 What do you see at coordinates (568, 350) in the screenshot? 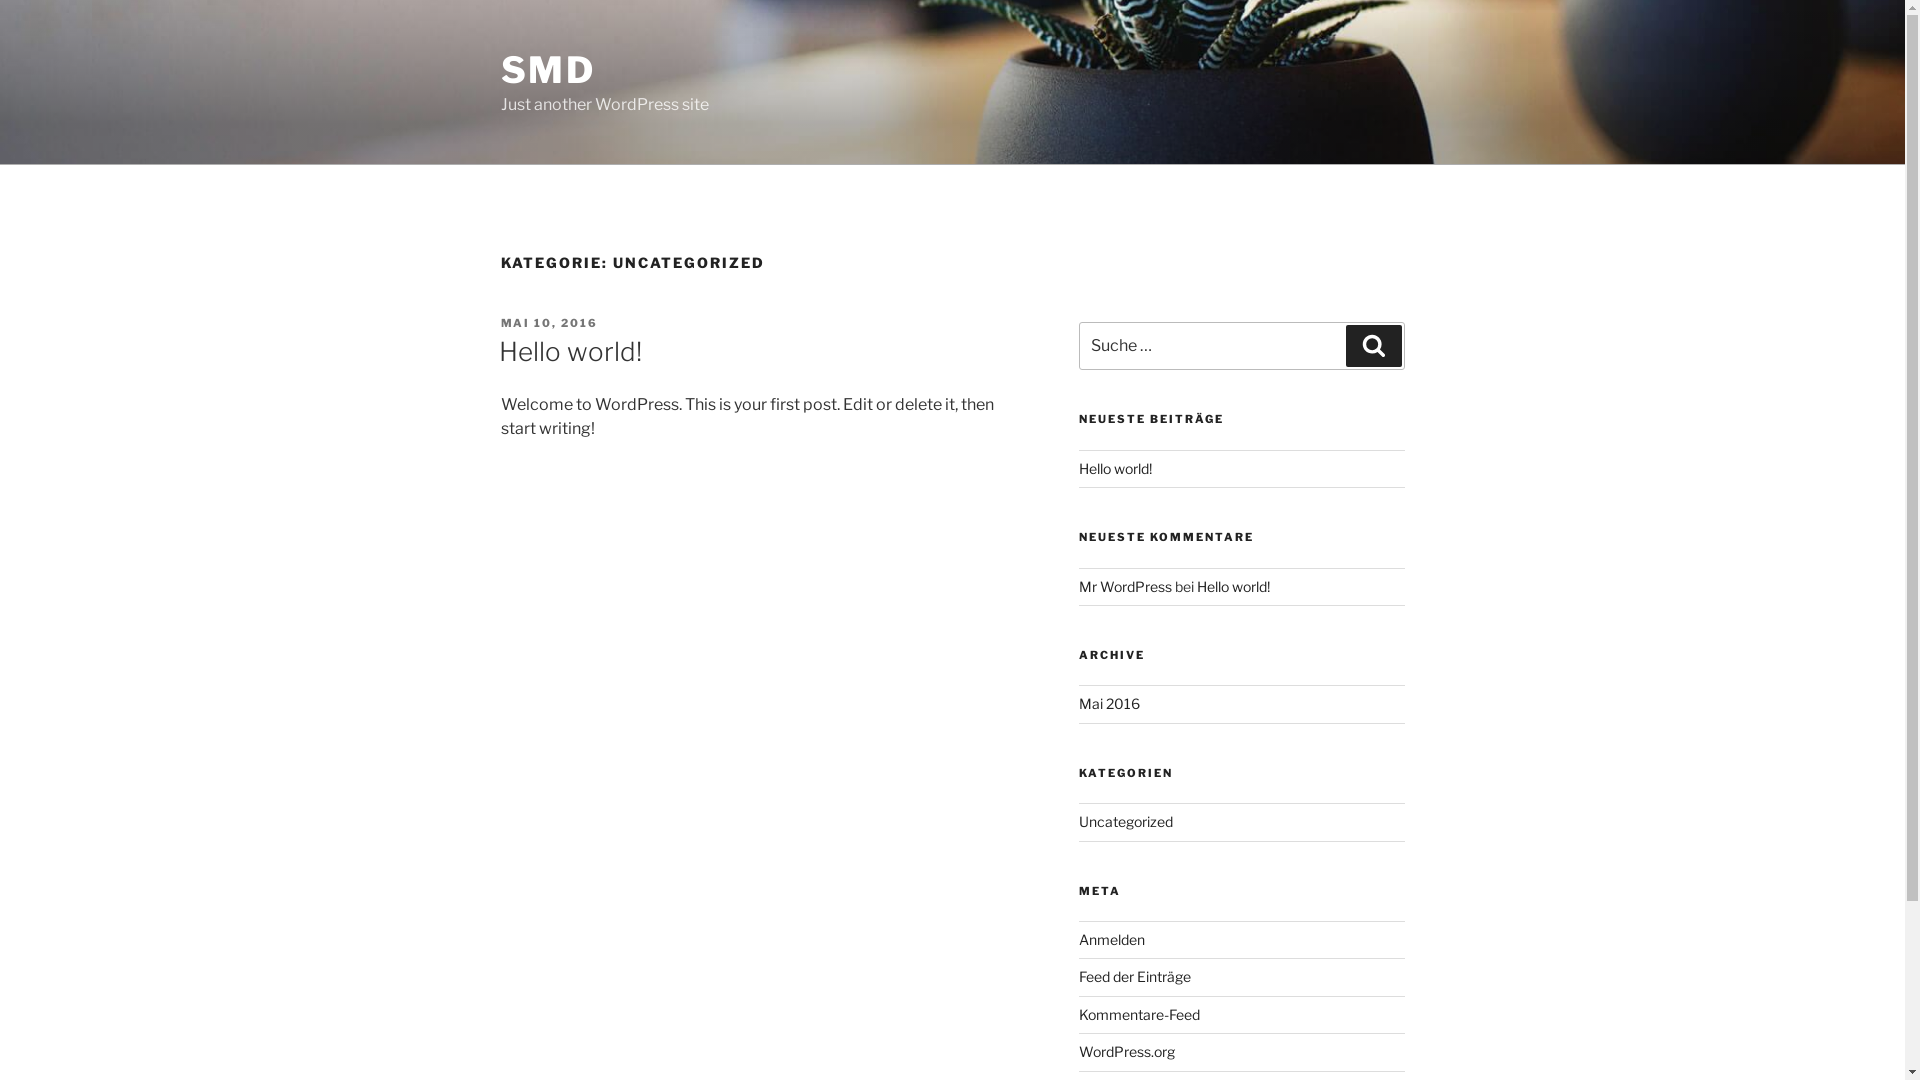
I see `'Hello world!'` at bounding box center [568, 350].